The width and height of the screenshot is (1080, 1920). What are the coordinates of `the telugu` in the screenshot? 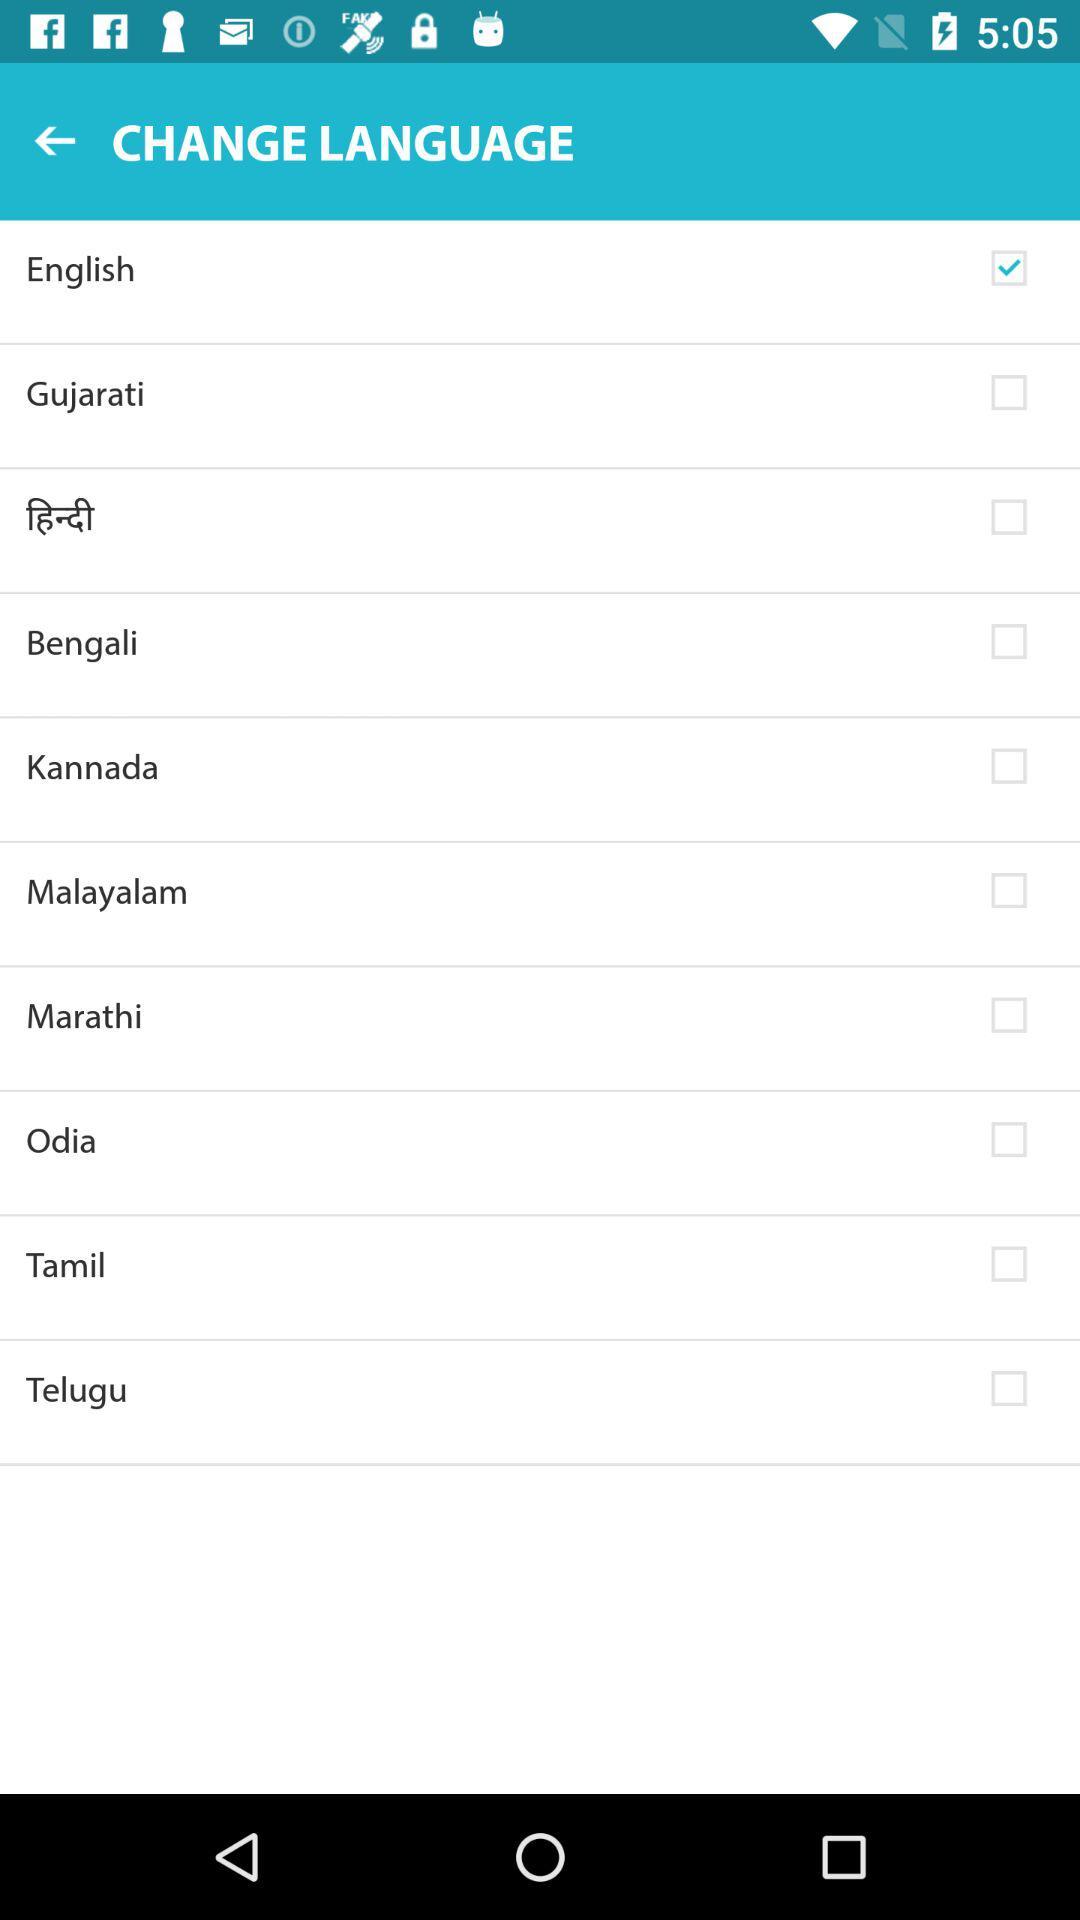 It's located at (495, 1387).